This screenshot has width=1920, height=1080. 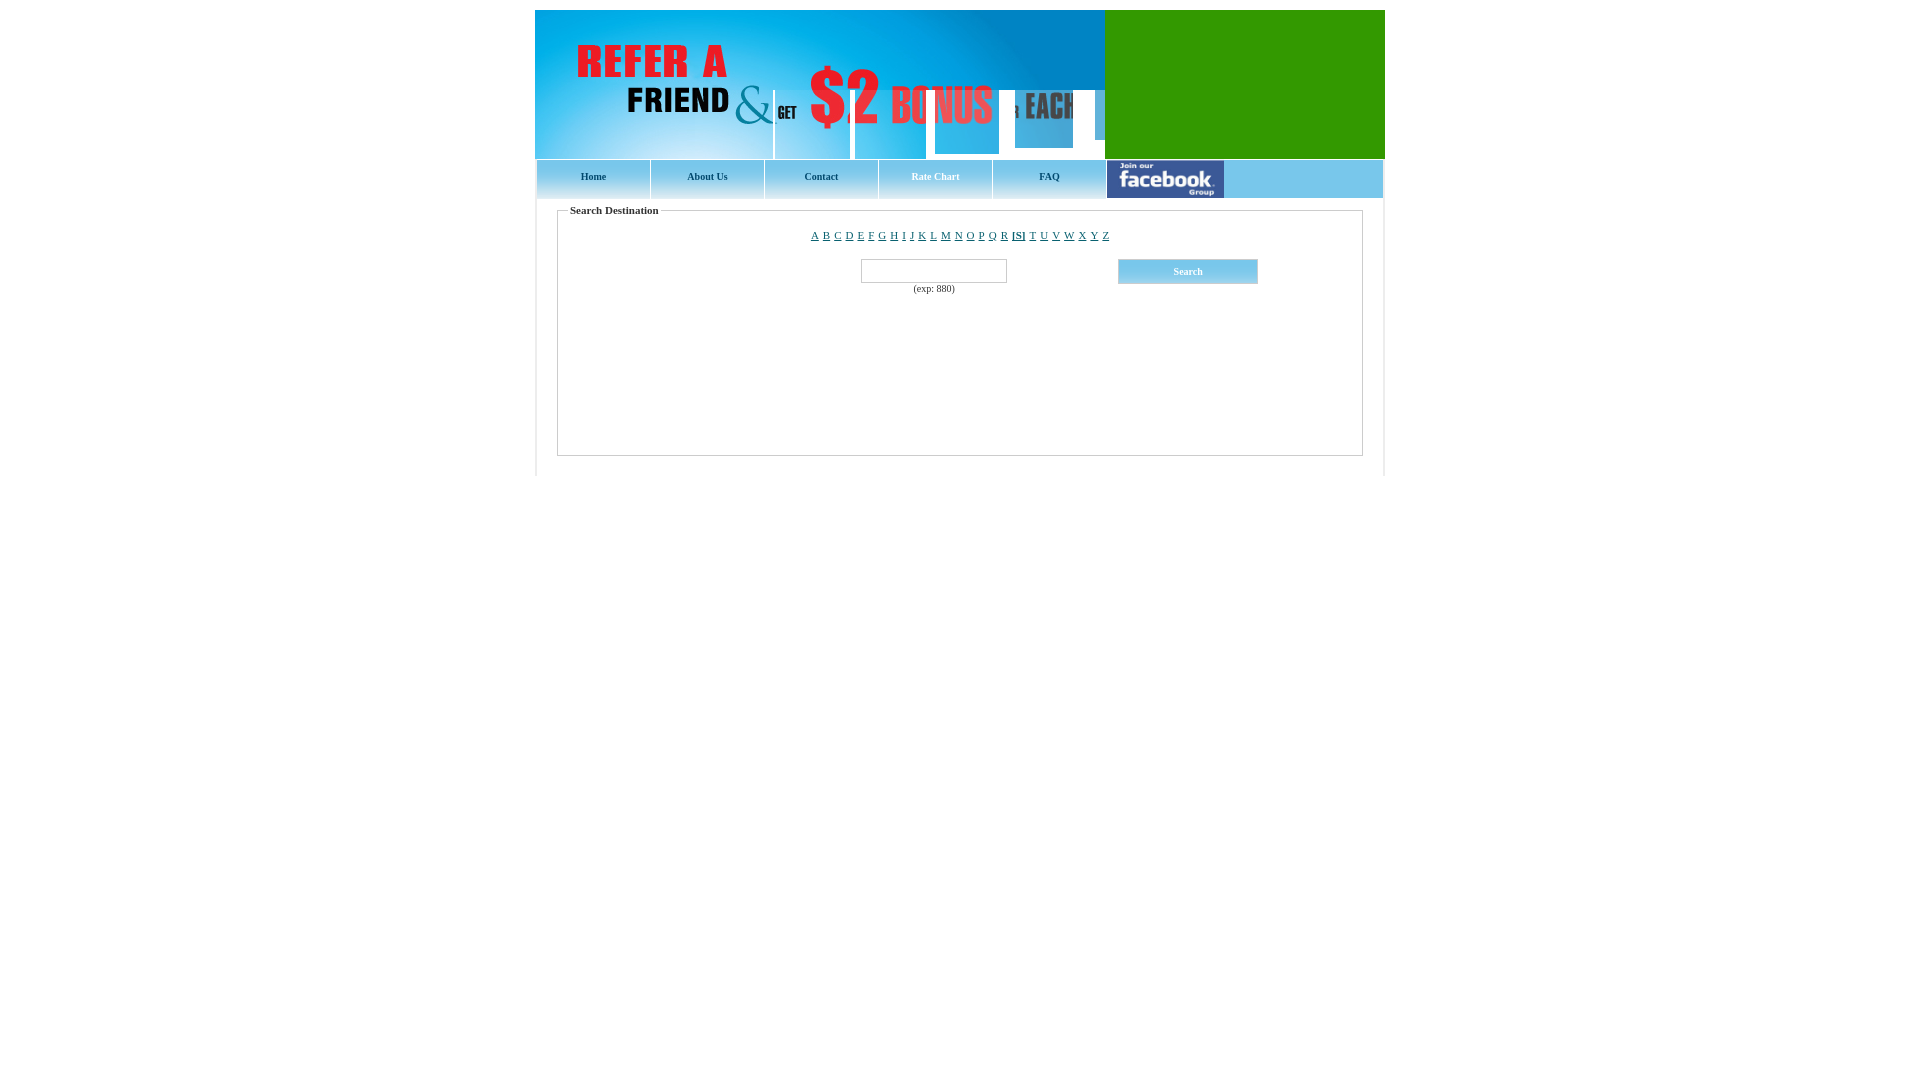 I want to click on 'Q', so click(x=988, y=234).